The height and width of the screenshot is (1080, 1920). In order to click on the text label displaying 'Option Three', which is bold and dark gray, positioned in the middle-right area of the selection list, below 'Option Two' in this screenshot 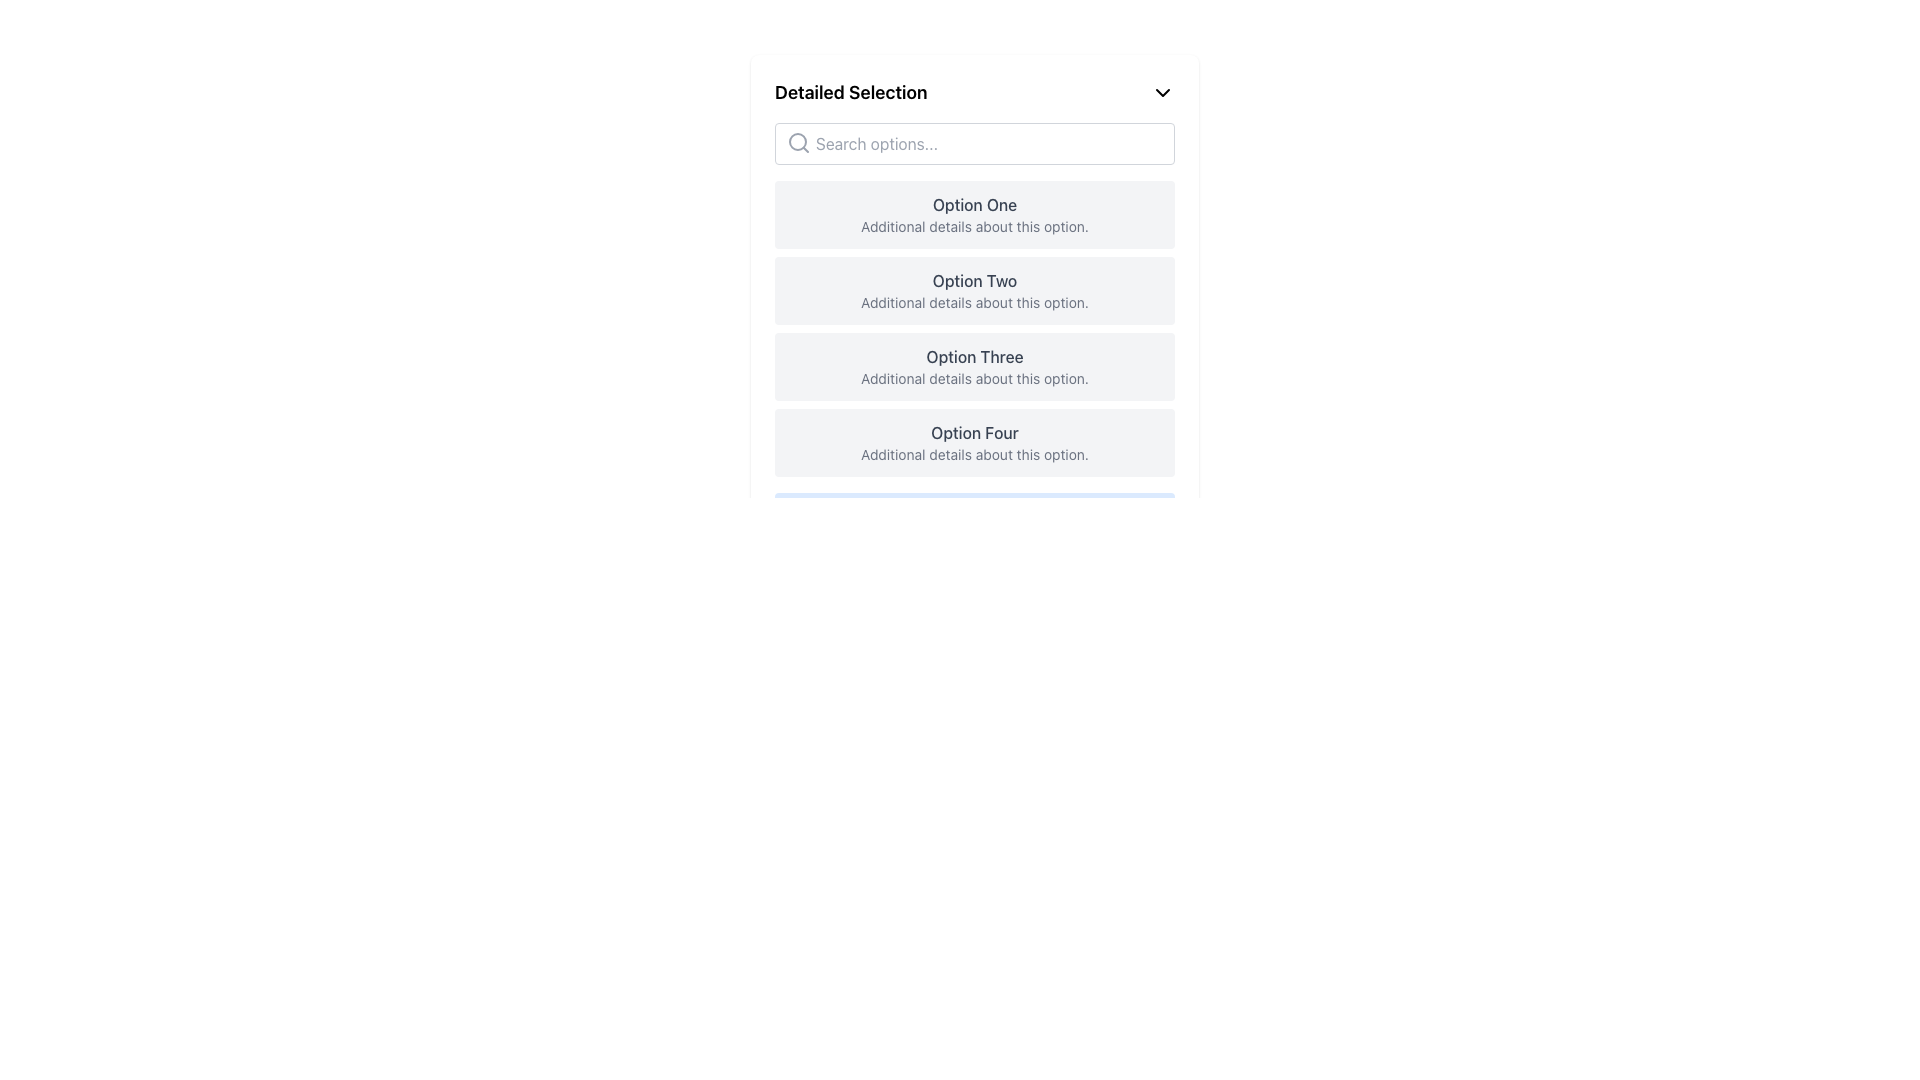, I will do `click(974, 356)`.